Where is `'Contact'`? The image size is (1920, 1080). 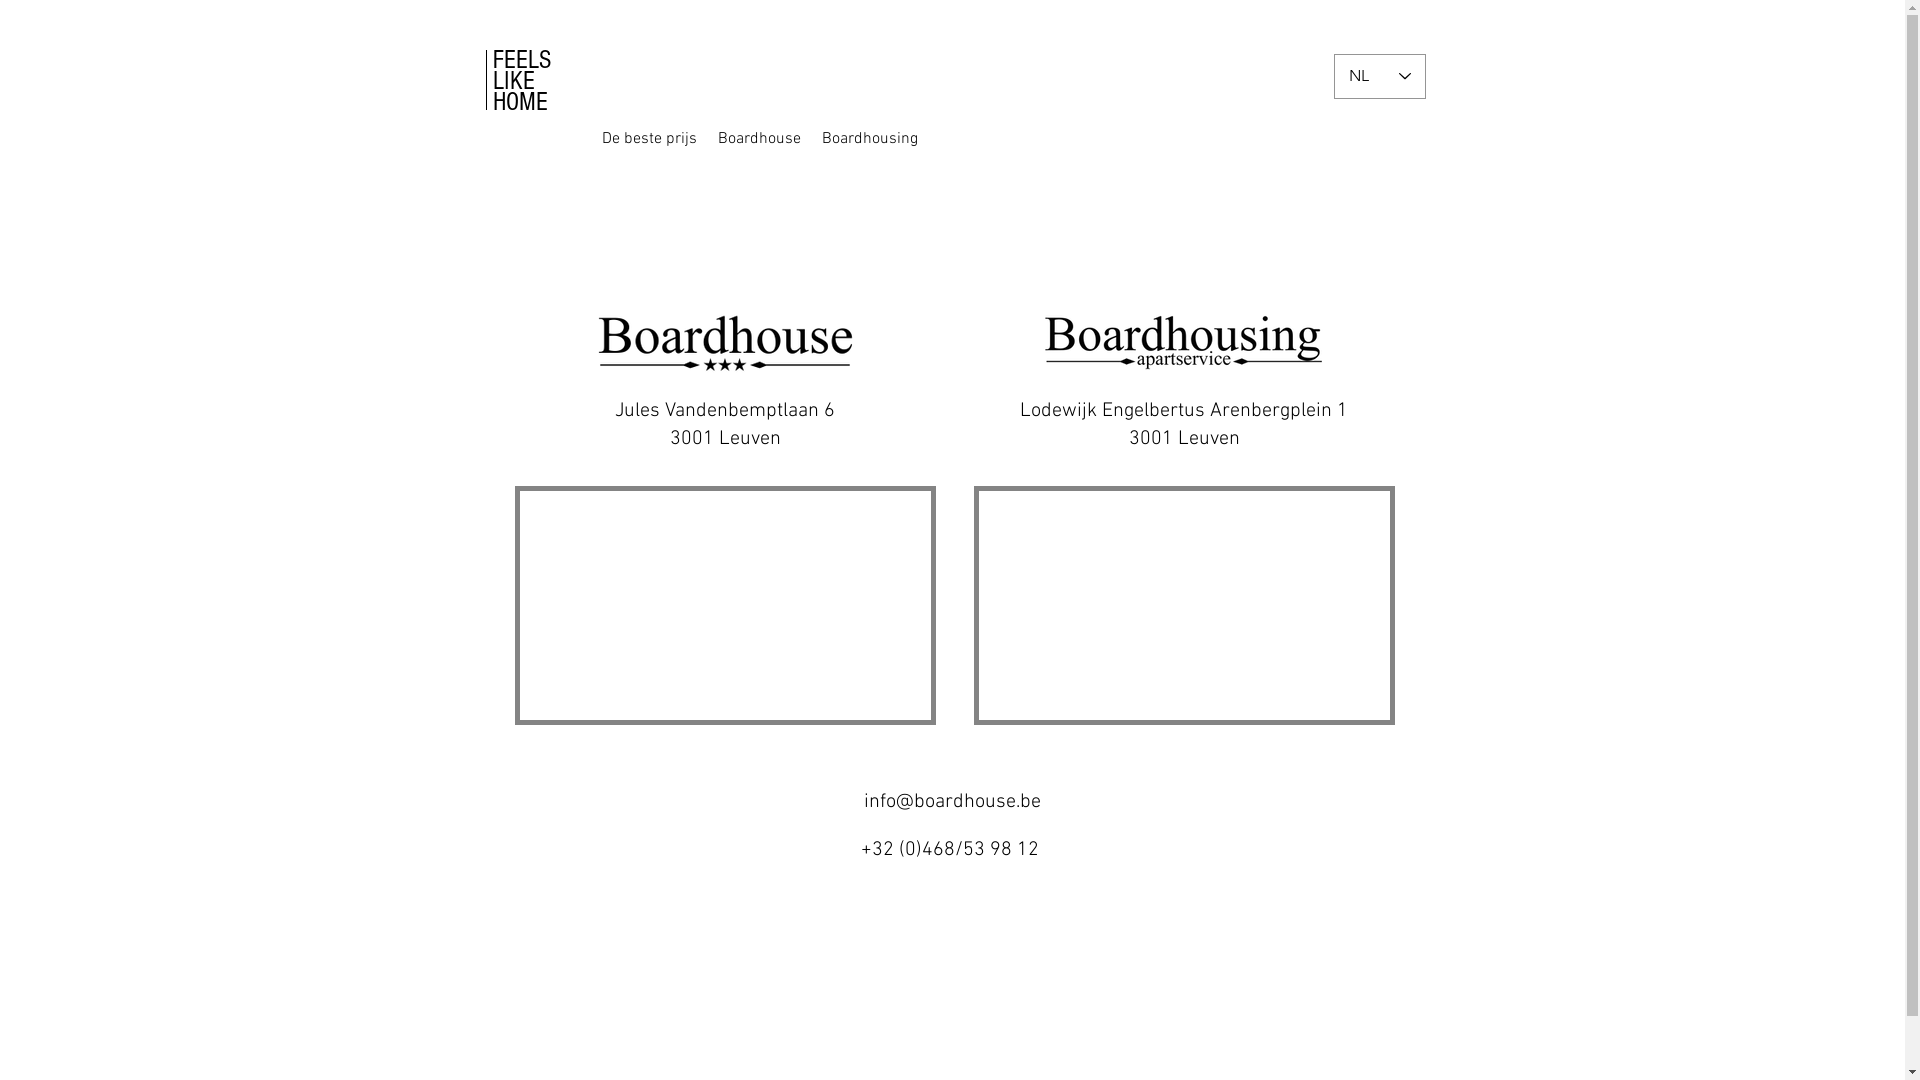
'Contact' is located at coordinates (1001, 137).